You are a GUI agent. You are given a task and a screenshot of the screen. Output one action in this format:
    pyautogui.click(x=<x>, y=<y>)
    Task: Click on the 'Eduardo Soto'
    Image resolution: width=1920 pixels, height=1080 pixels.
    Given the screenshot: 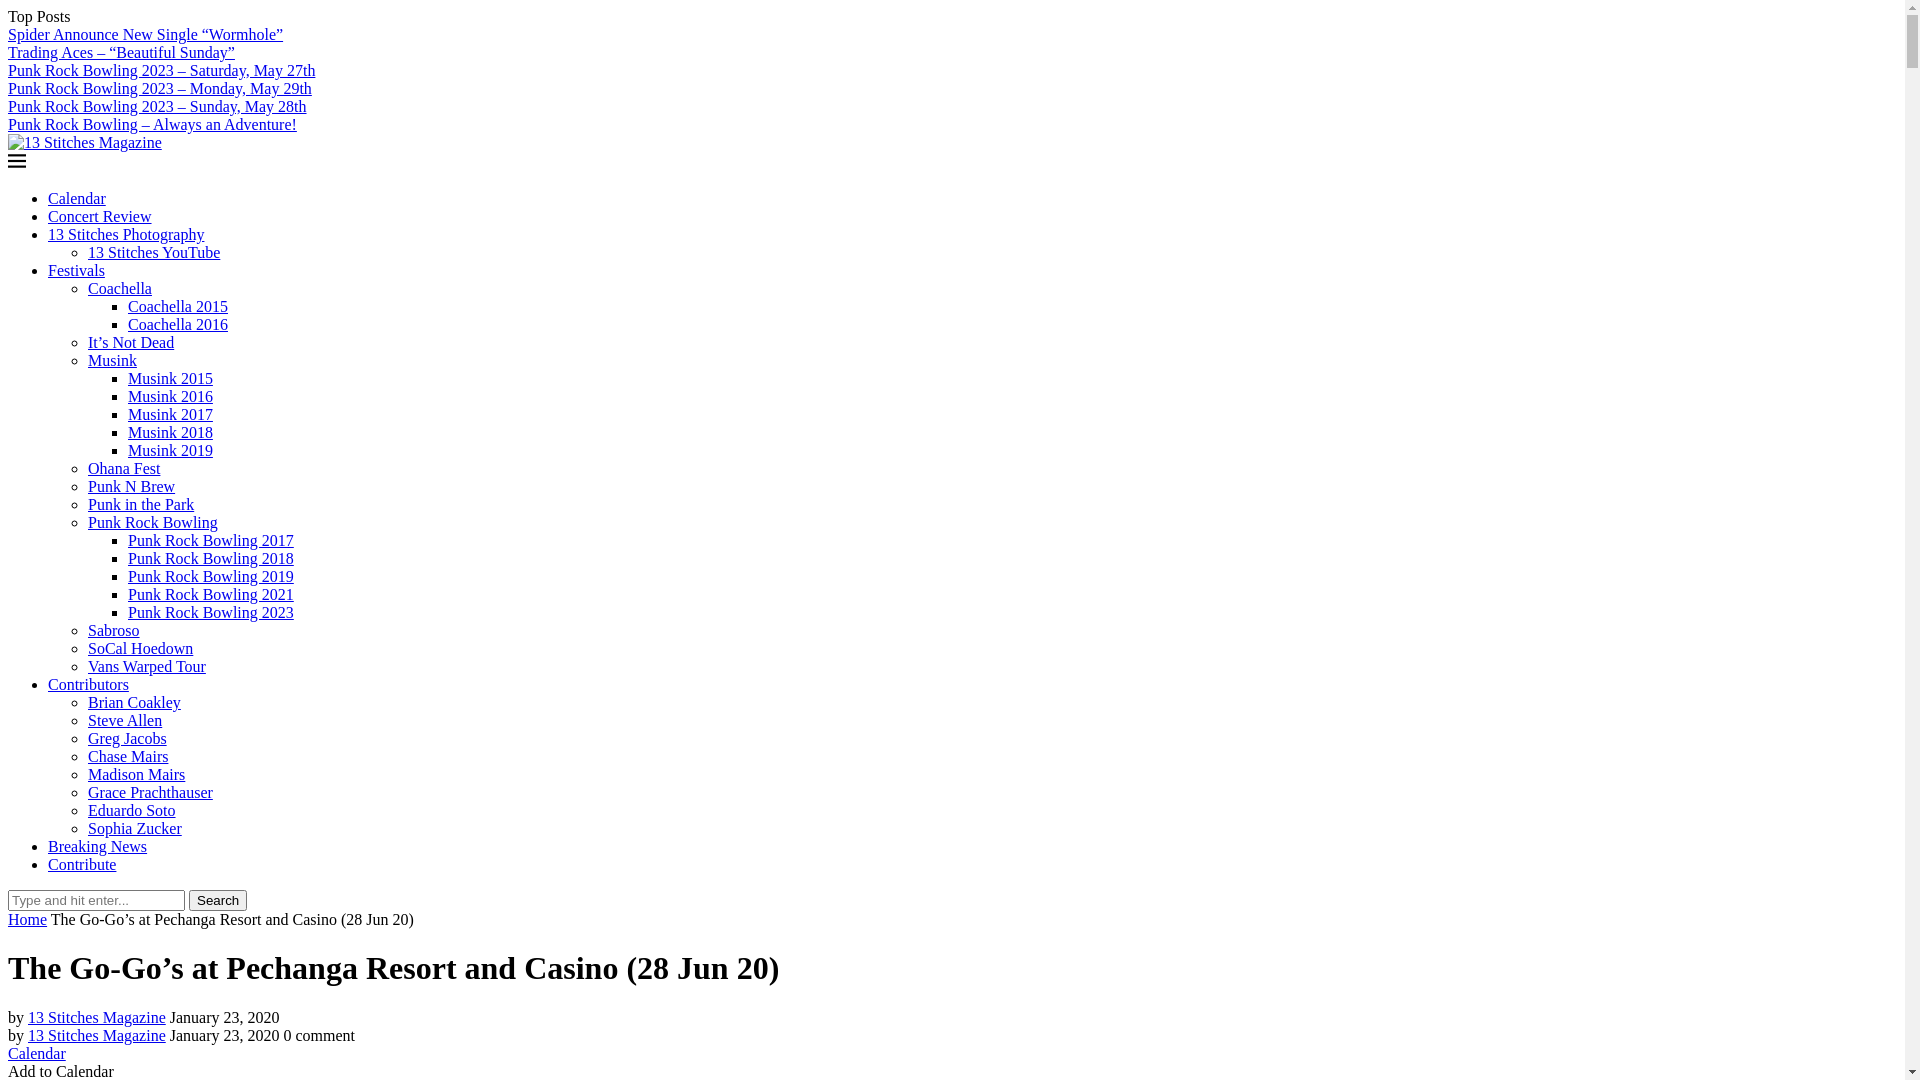 What is the action you would take?
    pyautogui.click(x=130, y=810)
    